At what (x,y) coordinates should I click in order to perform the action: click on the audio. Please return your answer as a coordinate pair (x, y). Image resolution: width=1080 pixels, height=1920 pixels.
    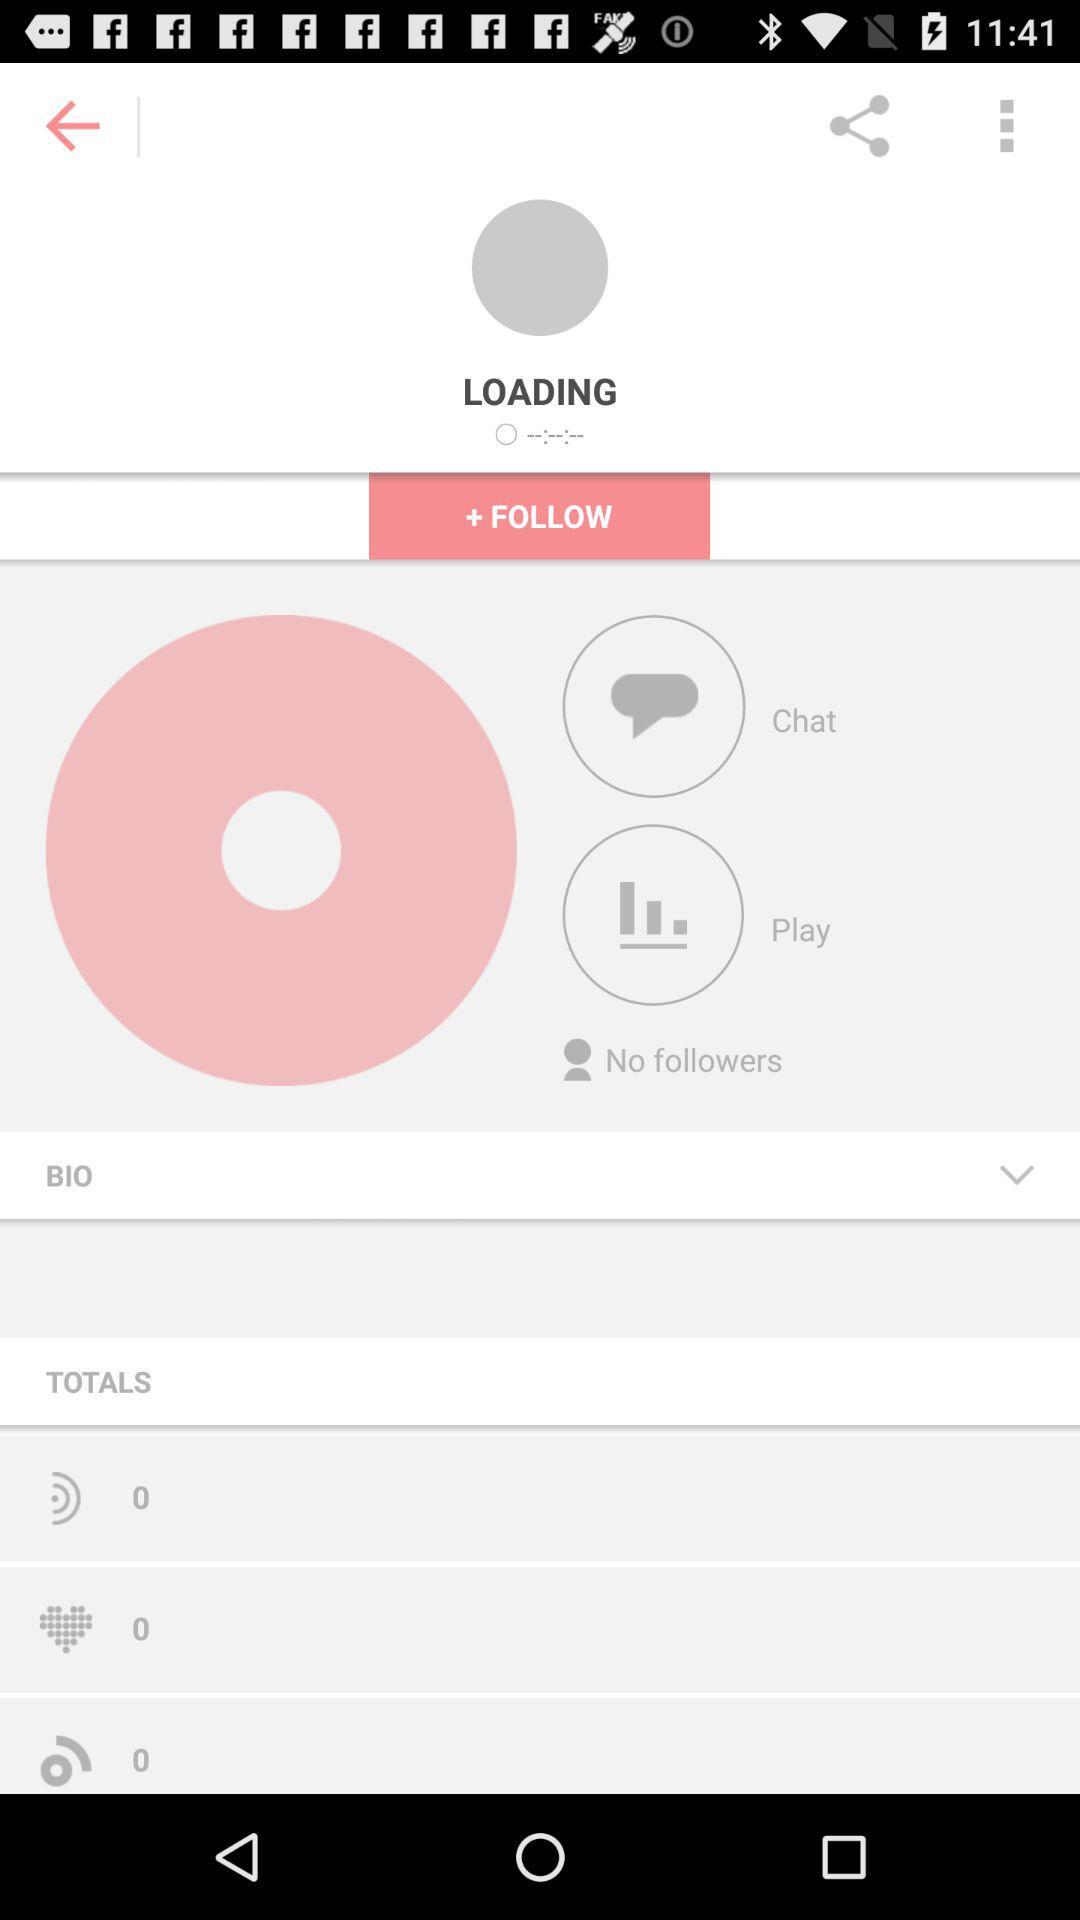
    Looking at the image, I should click on (653, 914).